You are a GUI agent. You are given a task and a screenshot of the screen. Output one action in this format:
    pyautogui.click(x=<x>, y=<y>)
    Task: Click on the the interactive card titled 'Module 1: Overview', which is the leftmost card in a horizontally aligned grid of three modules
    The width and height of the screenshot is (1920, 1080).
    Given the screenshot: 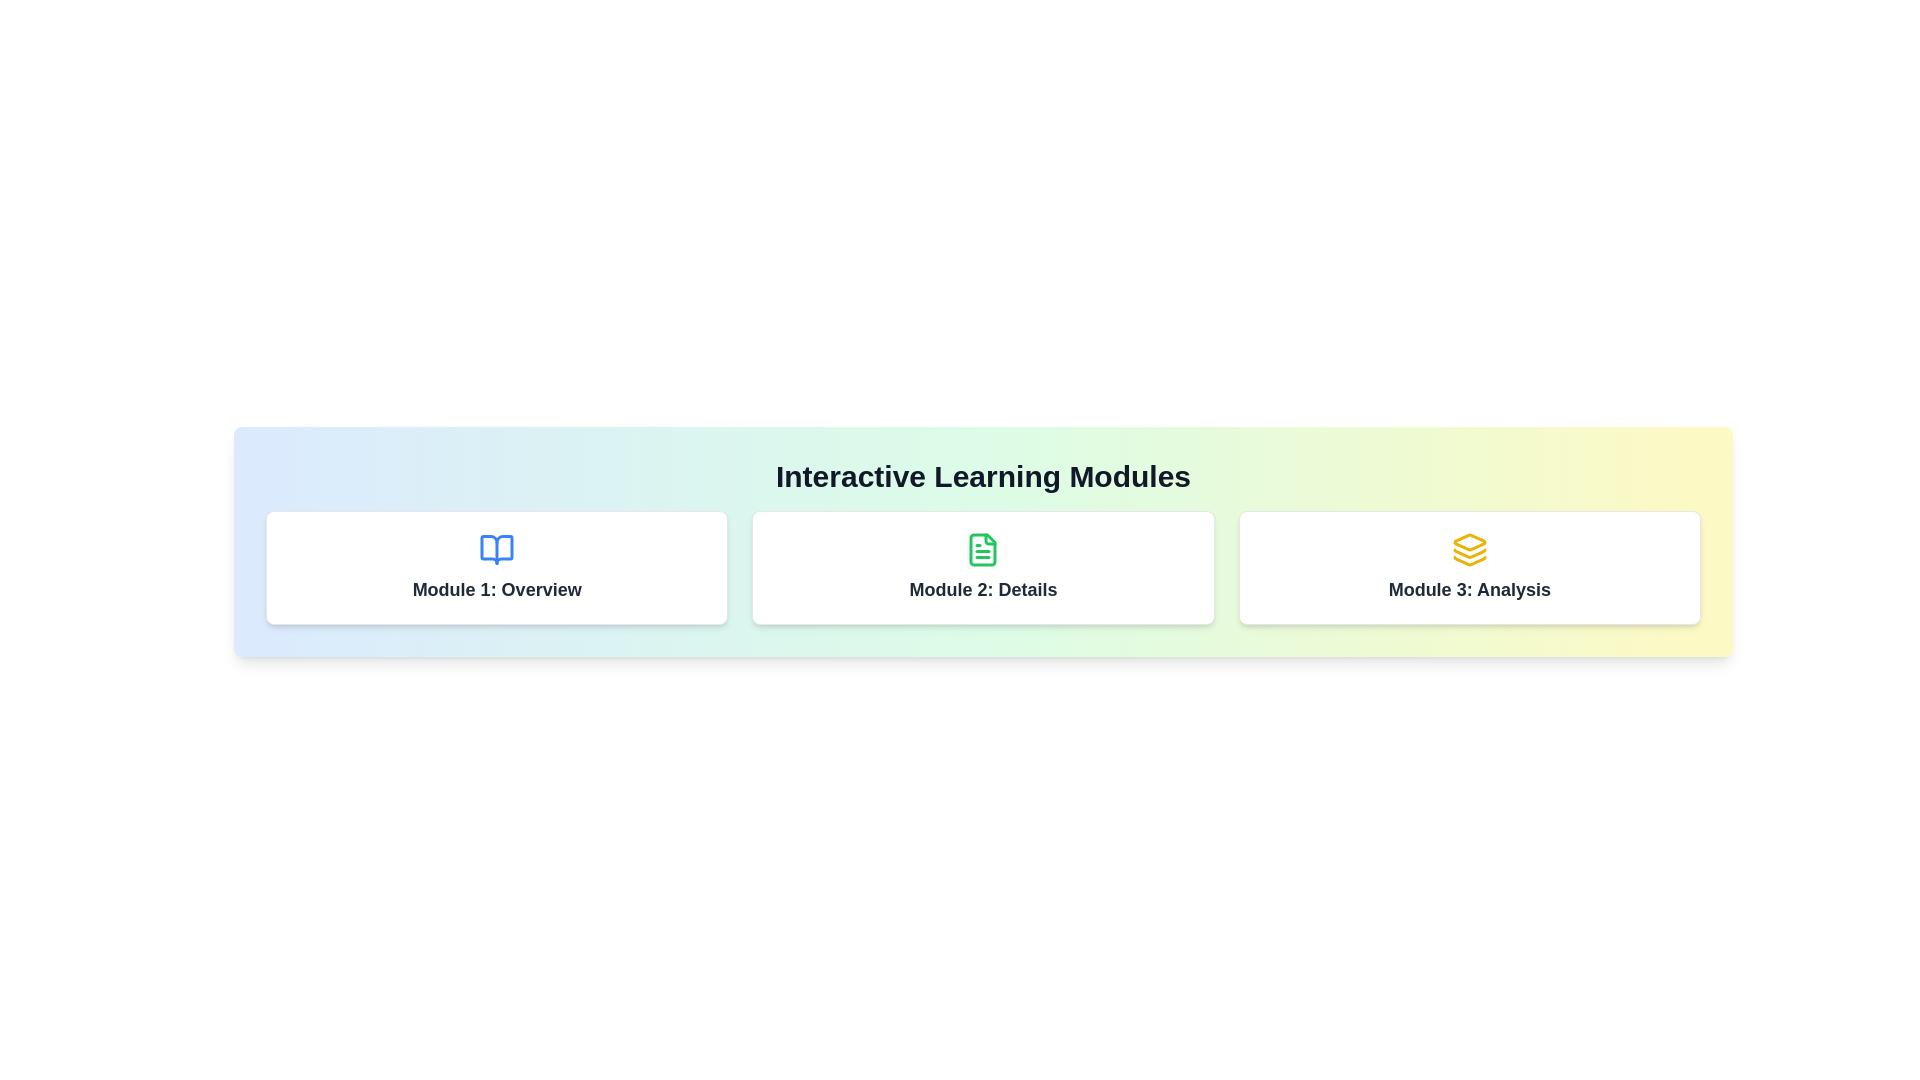 What is the action you would take?
    pyautogui.click(x=497, y=567)
    